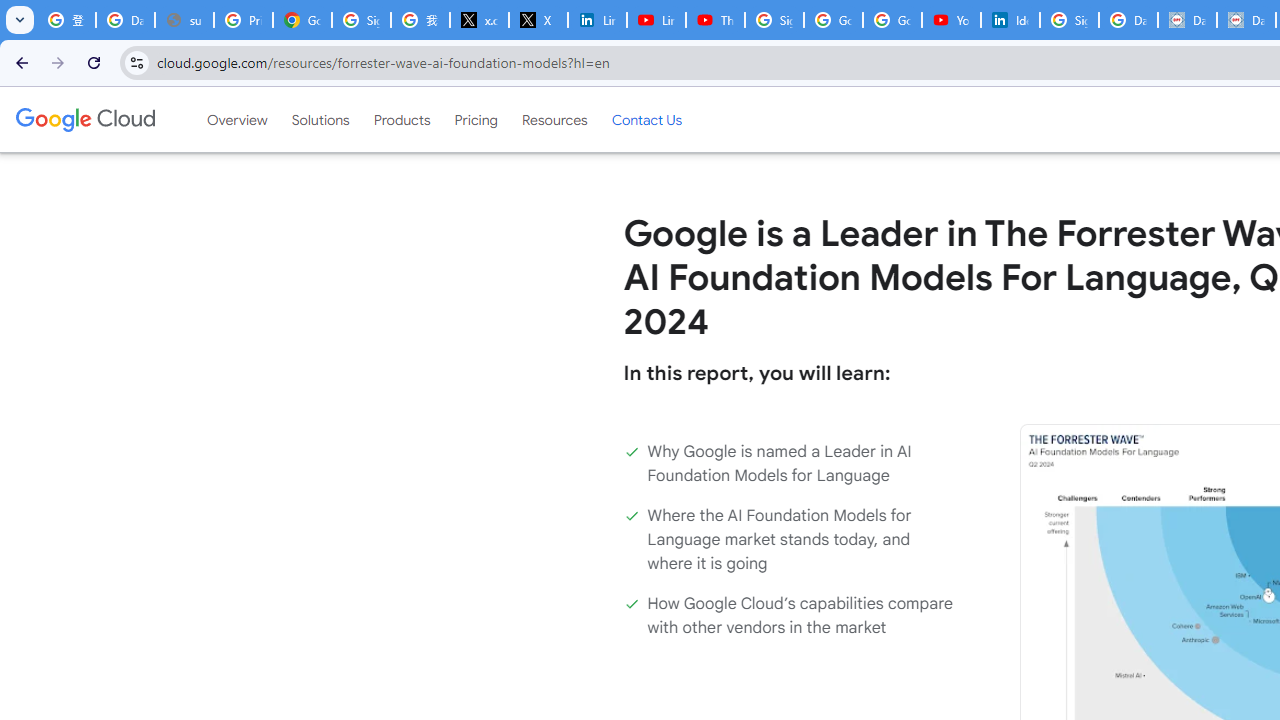 This screenshot has height=720, width=1280. I want to click on 'support.google.com - Network error', so click(184, 20).